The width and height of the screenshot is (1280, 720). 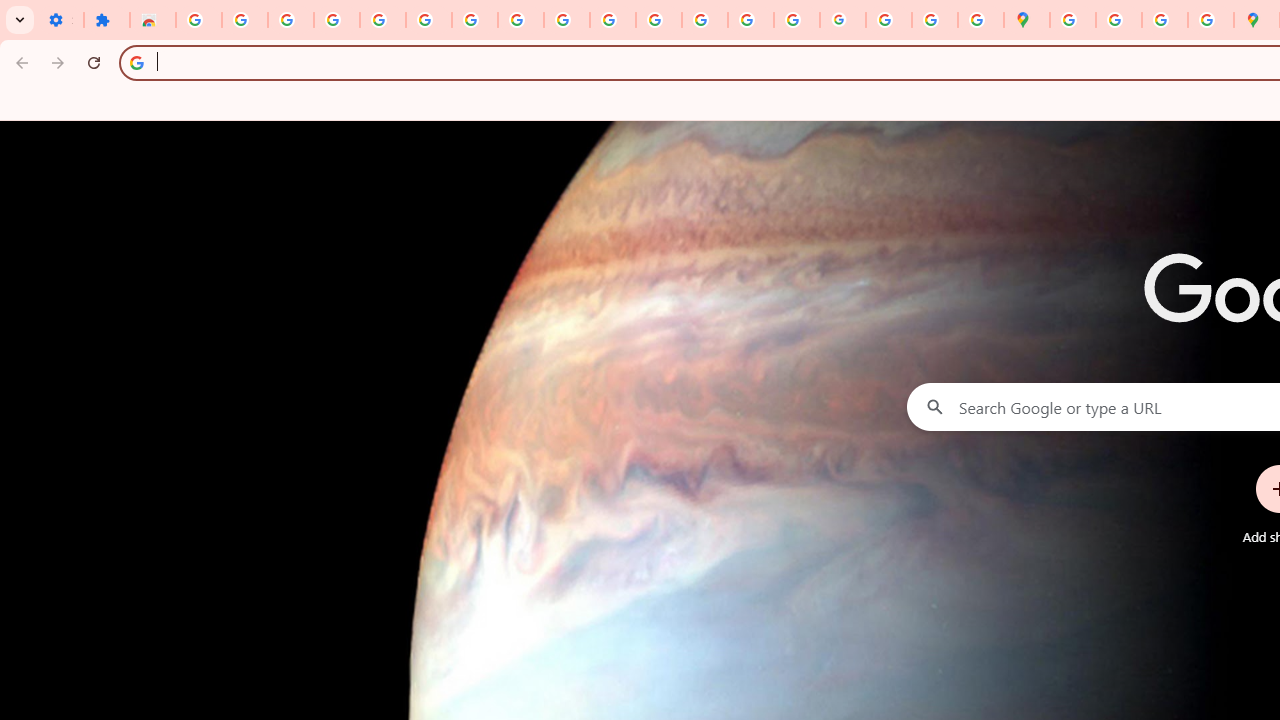 What do you see at coordinates (1209, 20) in the screenshot?
I see `'Safety in Our Products - Google Safety Center'` at bounding box center [1209, 20].